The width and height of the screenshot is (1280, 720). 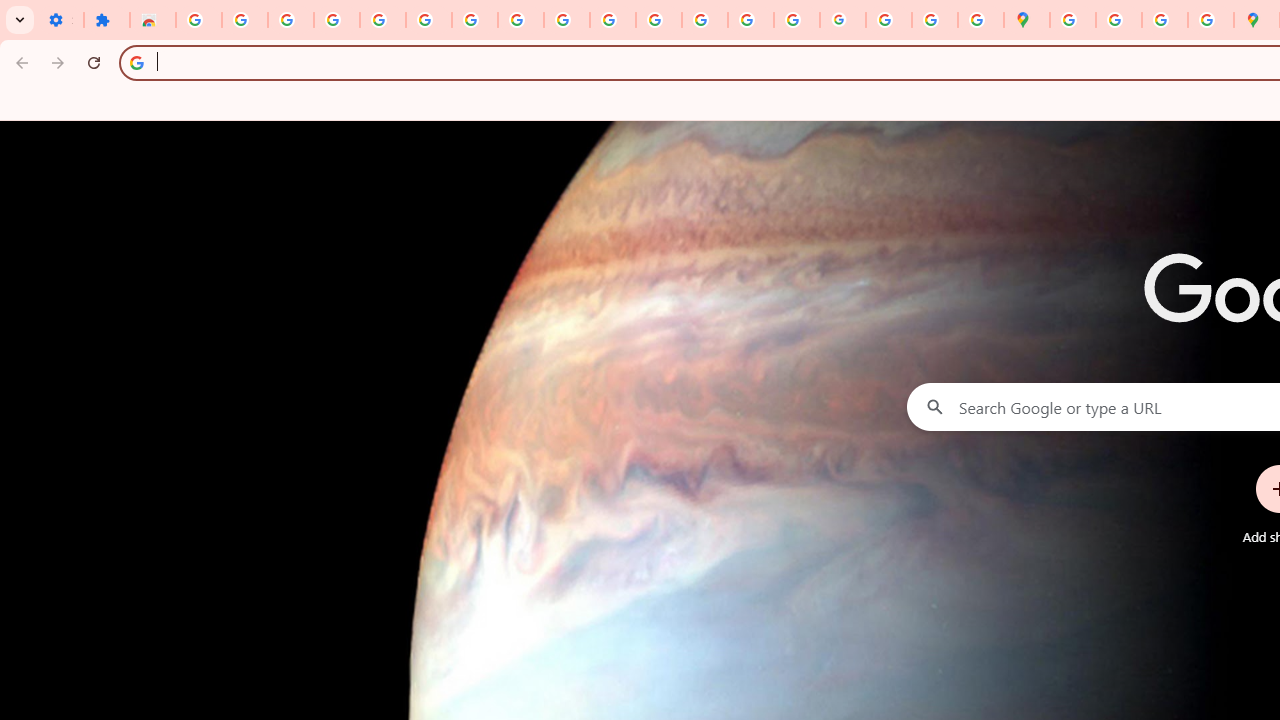 What do you see at coordinates (1209, 20) in the screenshot?
I see `'Safety in Our Products - Google Safety Center'` at bounding box center [1209, 20].